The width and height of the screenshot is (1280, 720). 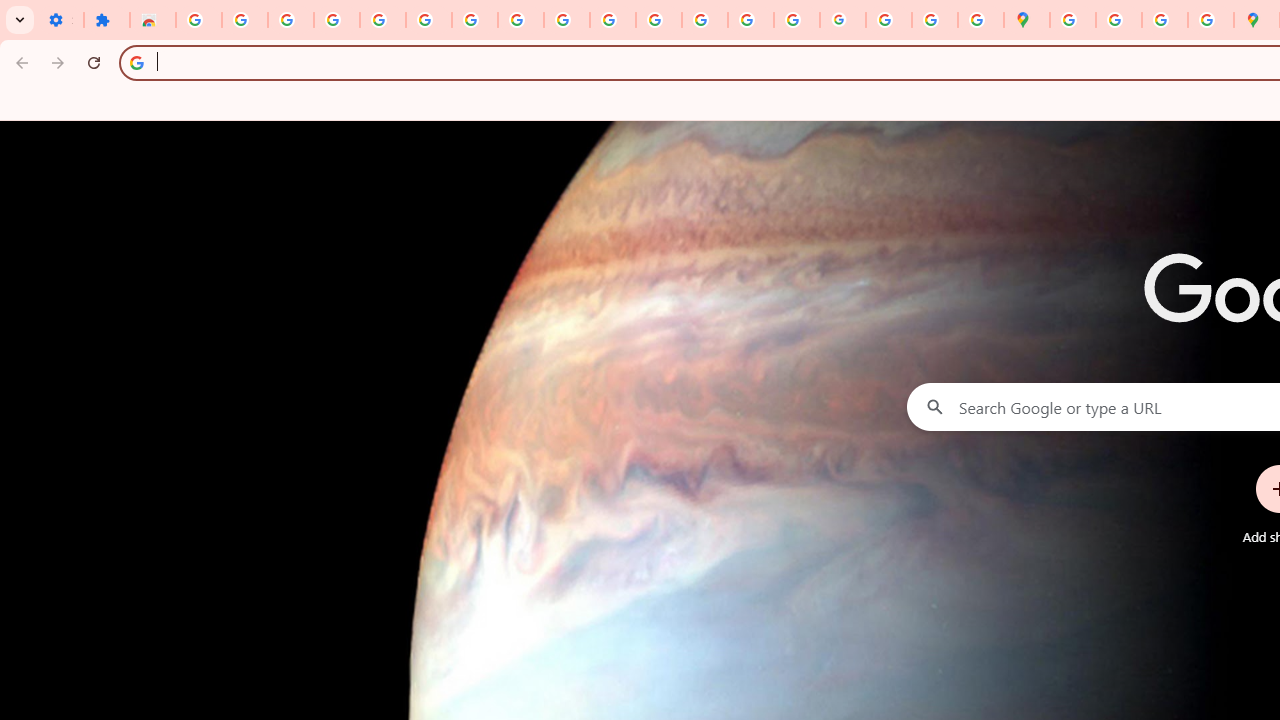 What do you see at coordinates (1209, 20) in the screenshot?
I see `'Safety in Our Products - Google Safety Center'` at bounding box center [1209, 20].